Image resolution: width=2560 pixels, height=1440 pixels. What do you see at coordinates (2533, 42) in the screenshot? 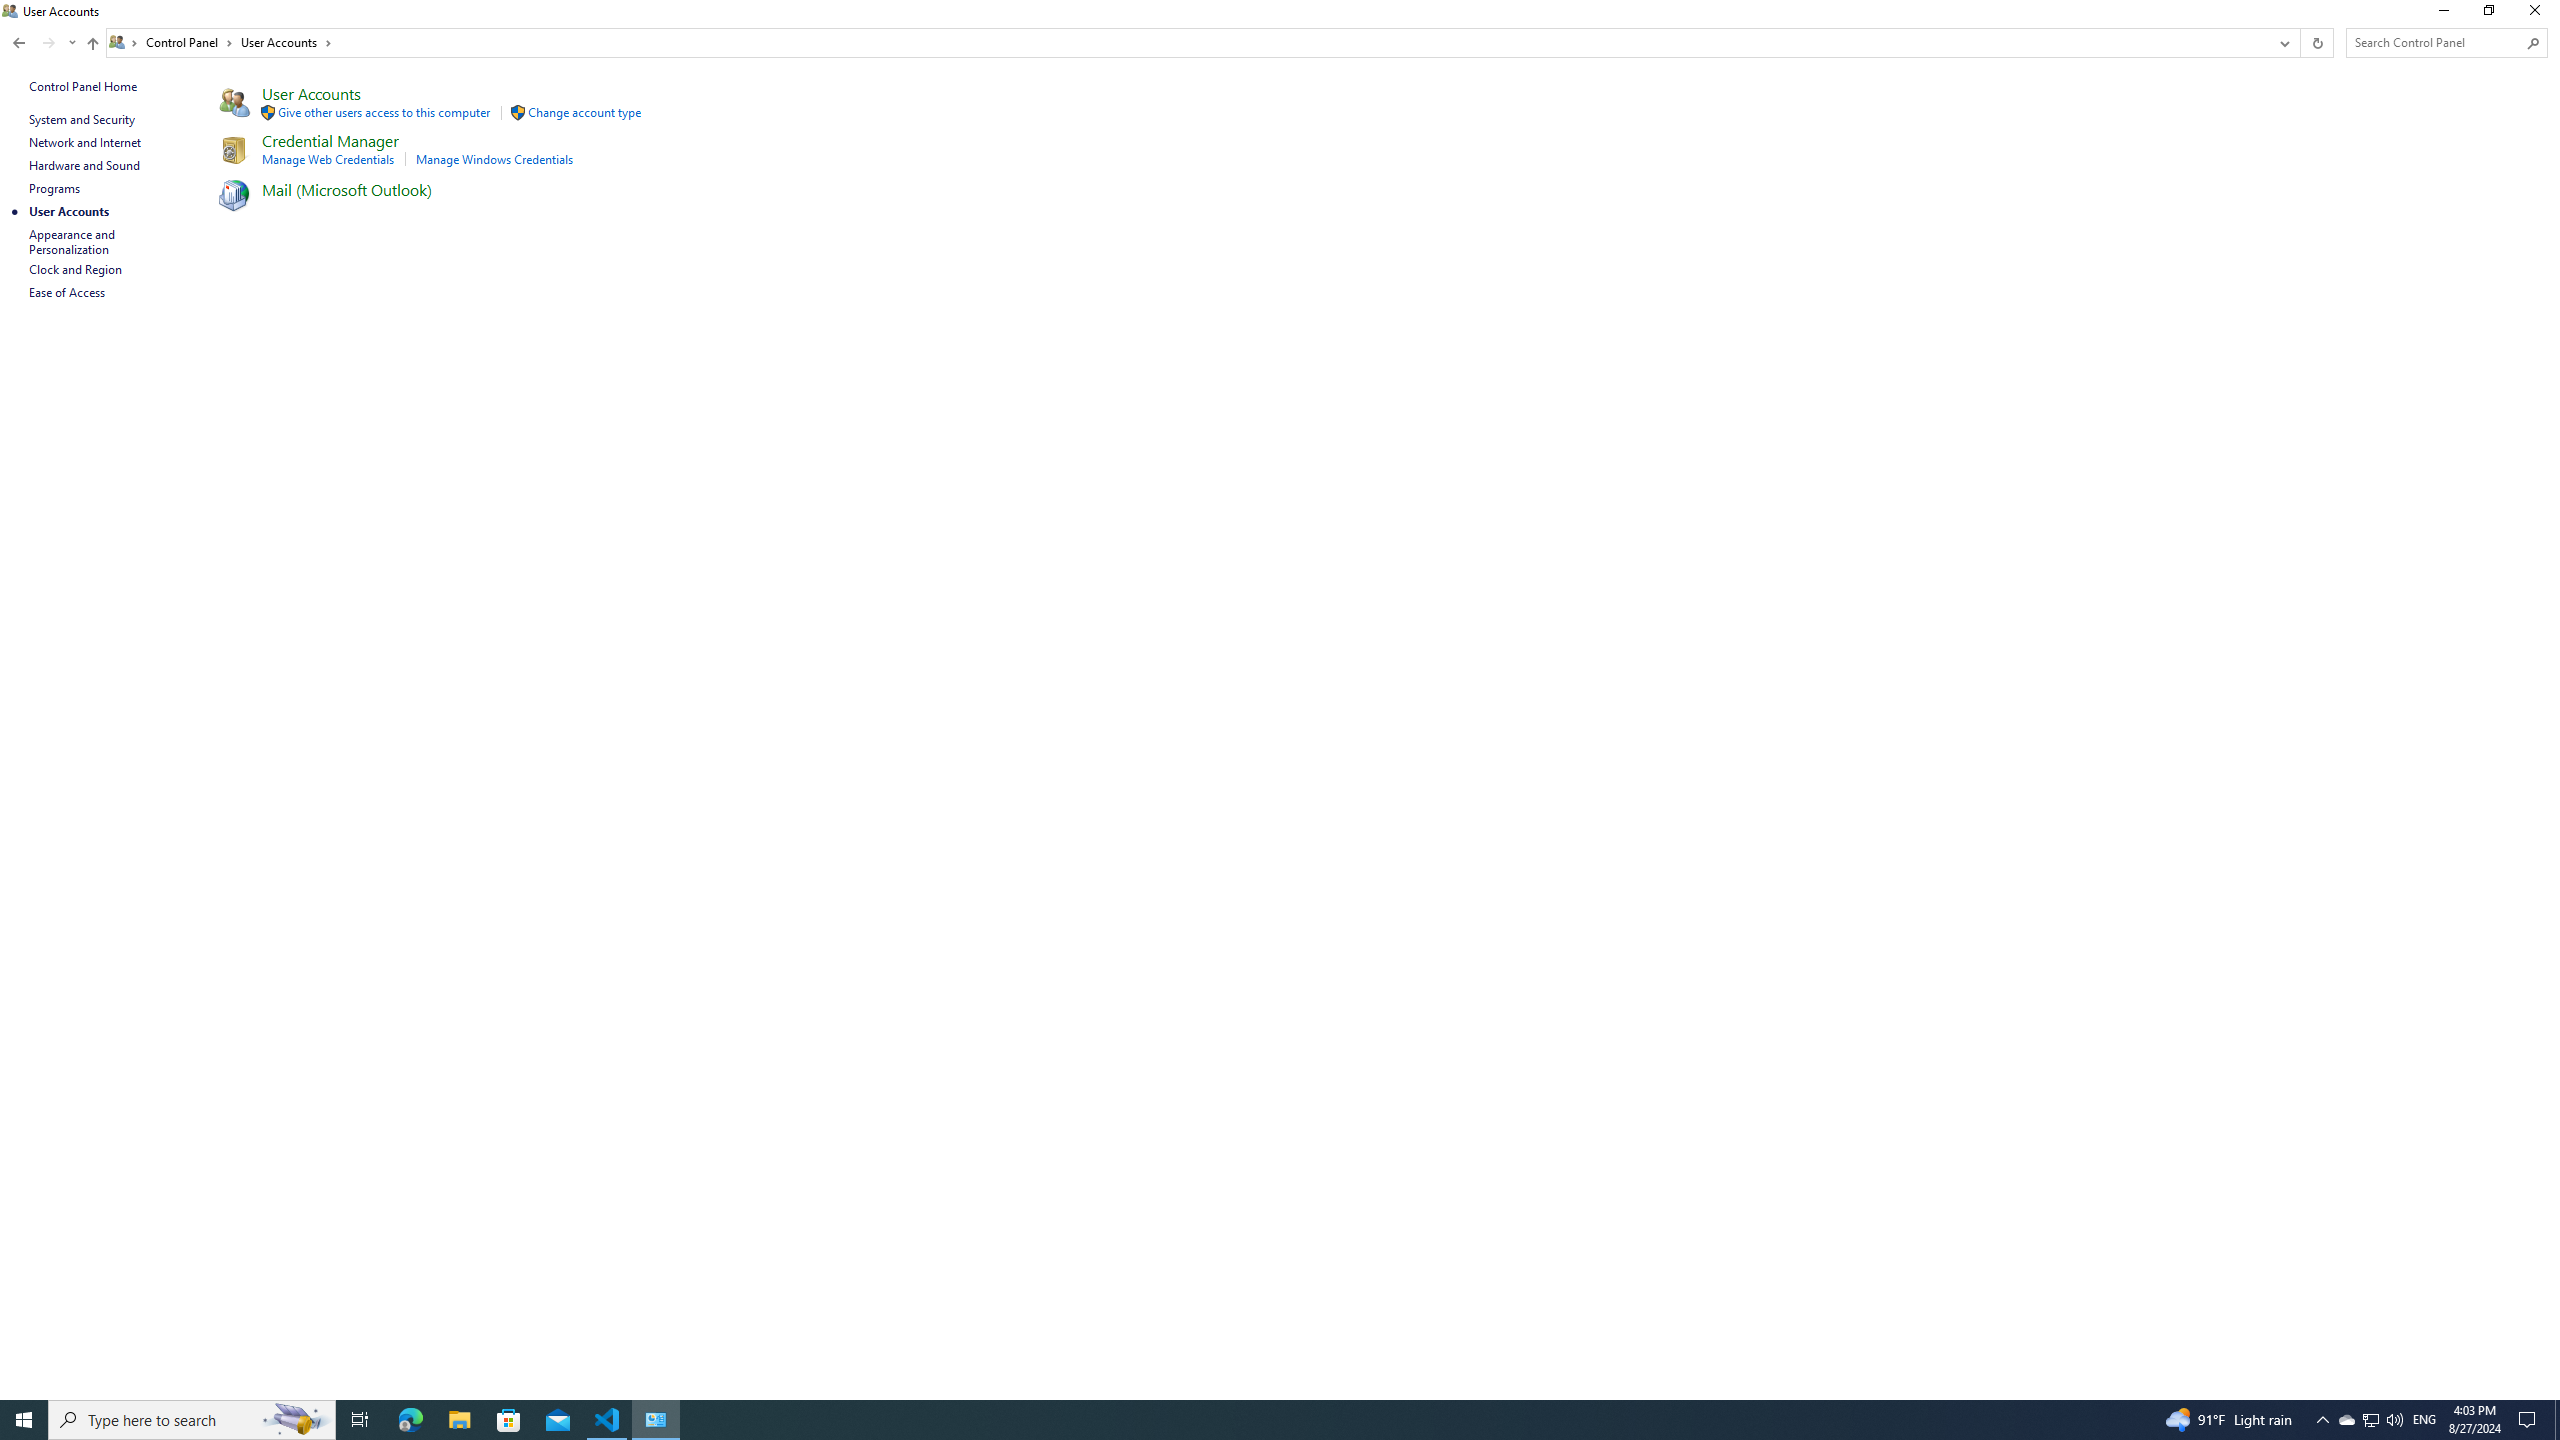
I see `'Search'` at bounding box center [2533, 42].